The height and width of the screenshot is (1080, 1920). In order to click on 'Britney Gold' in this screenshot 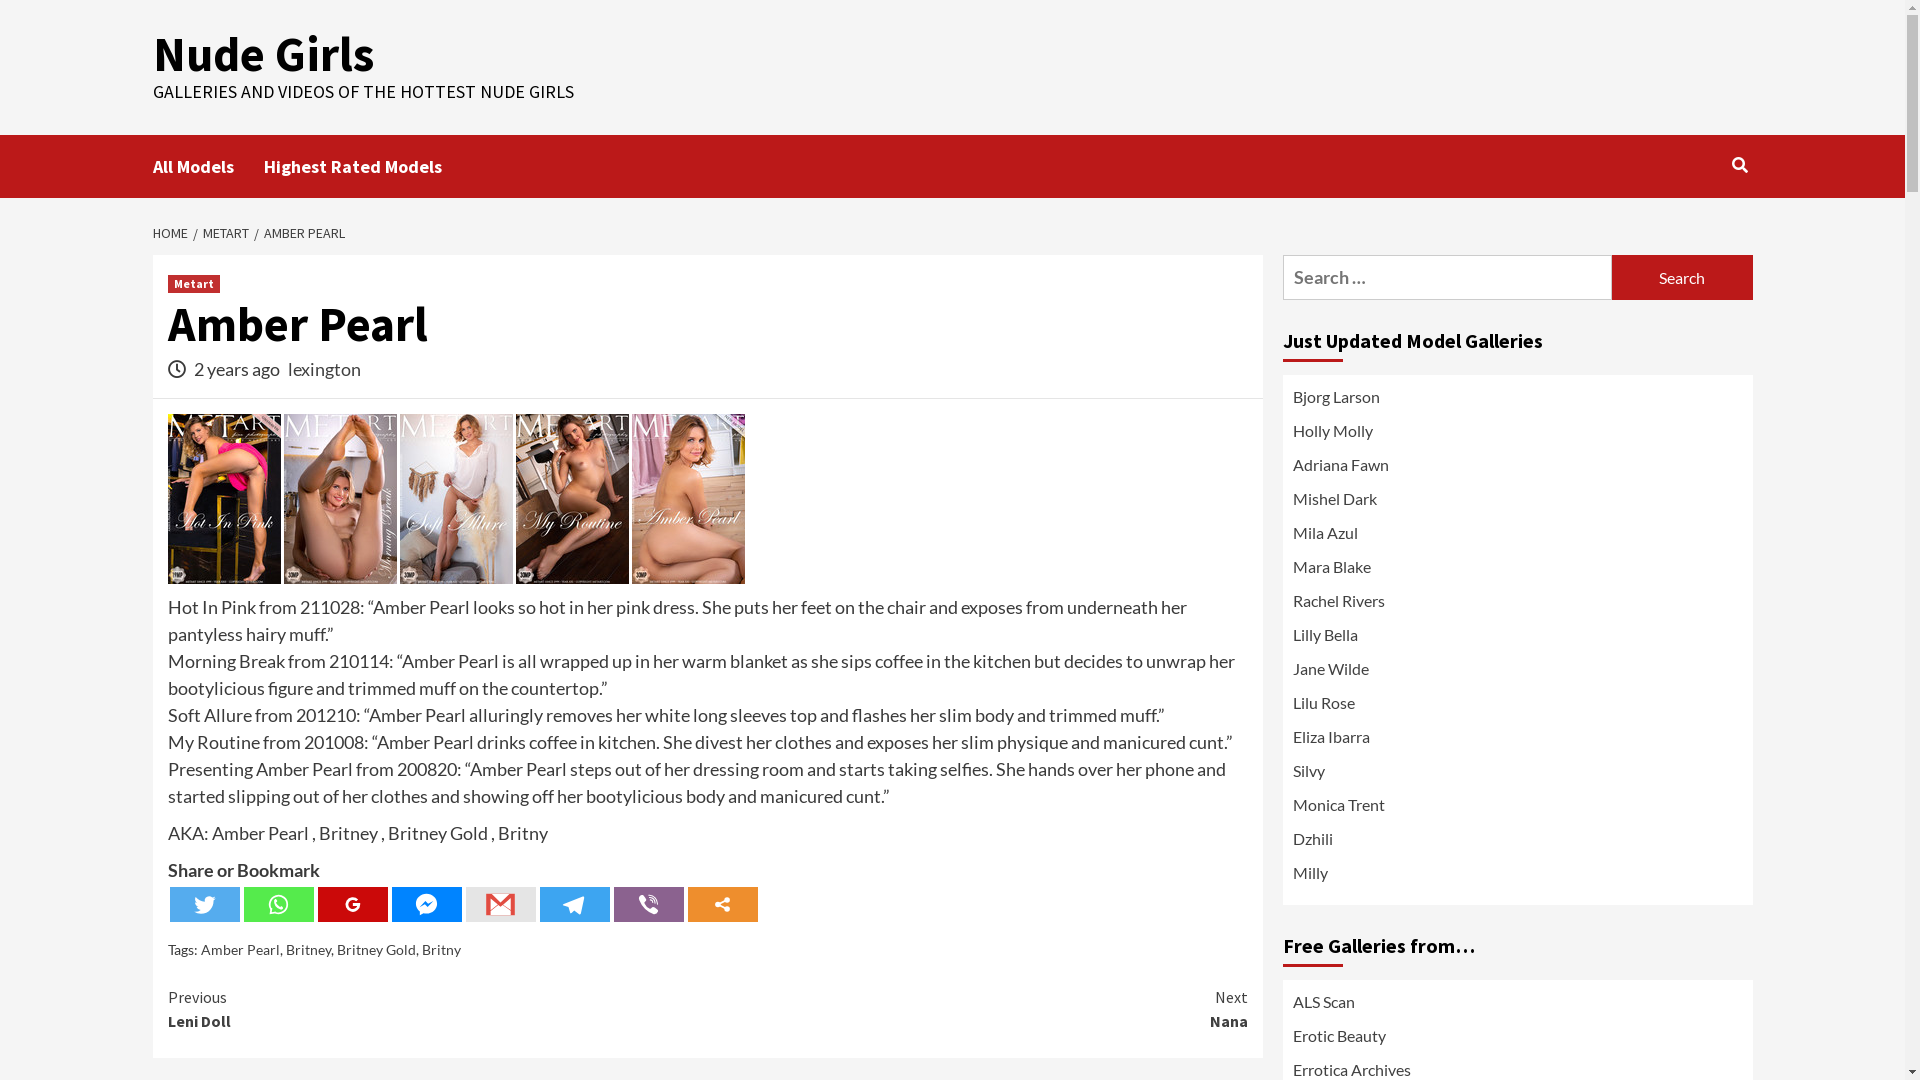, I will do `click(375, 948)`.